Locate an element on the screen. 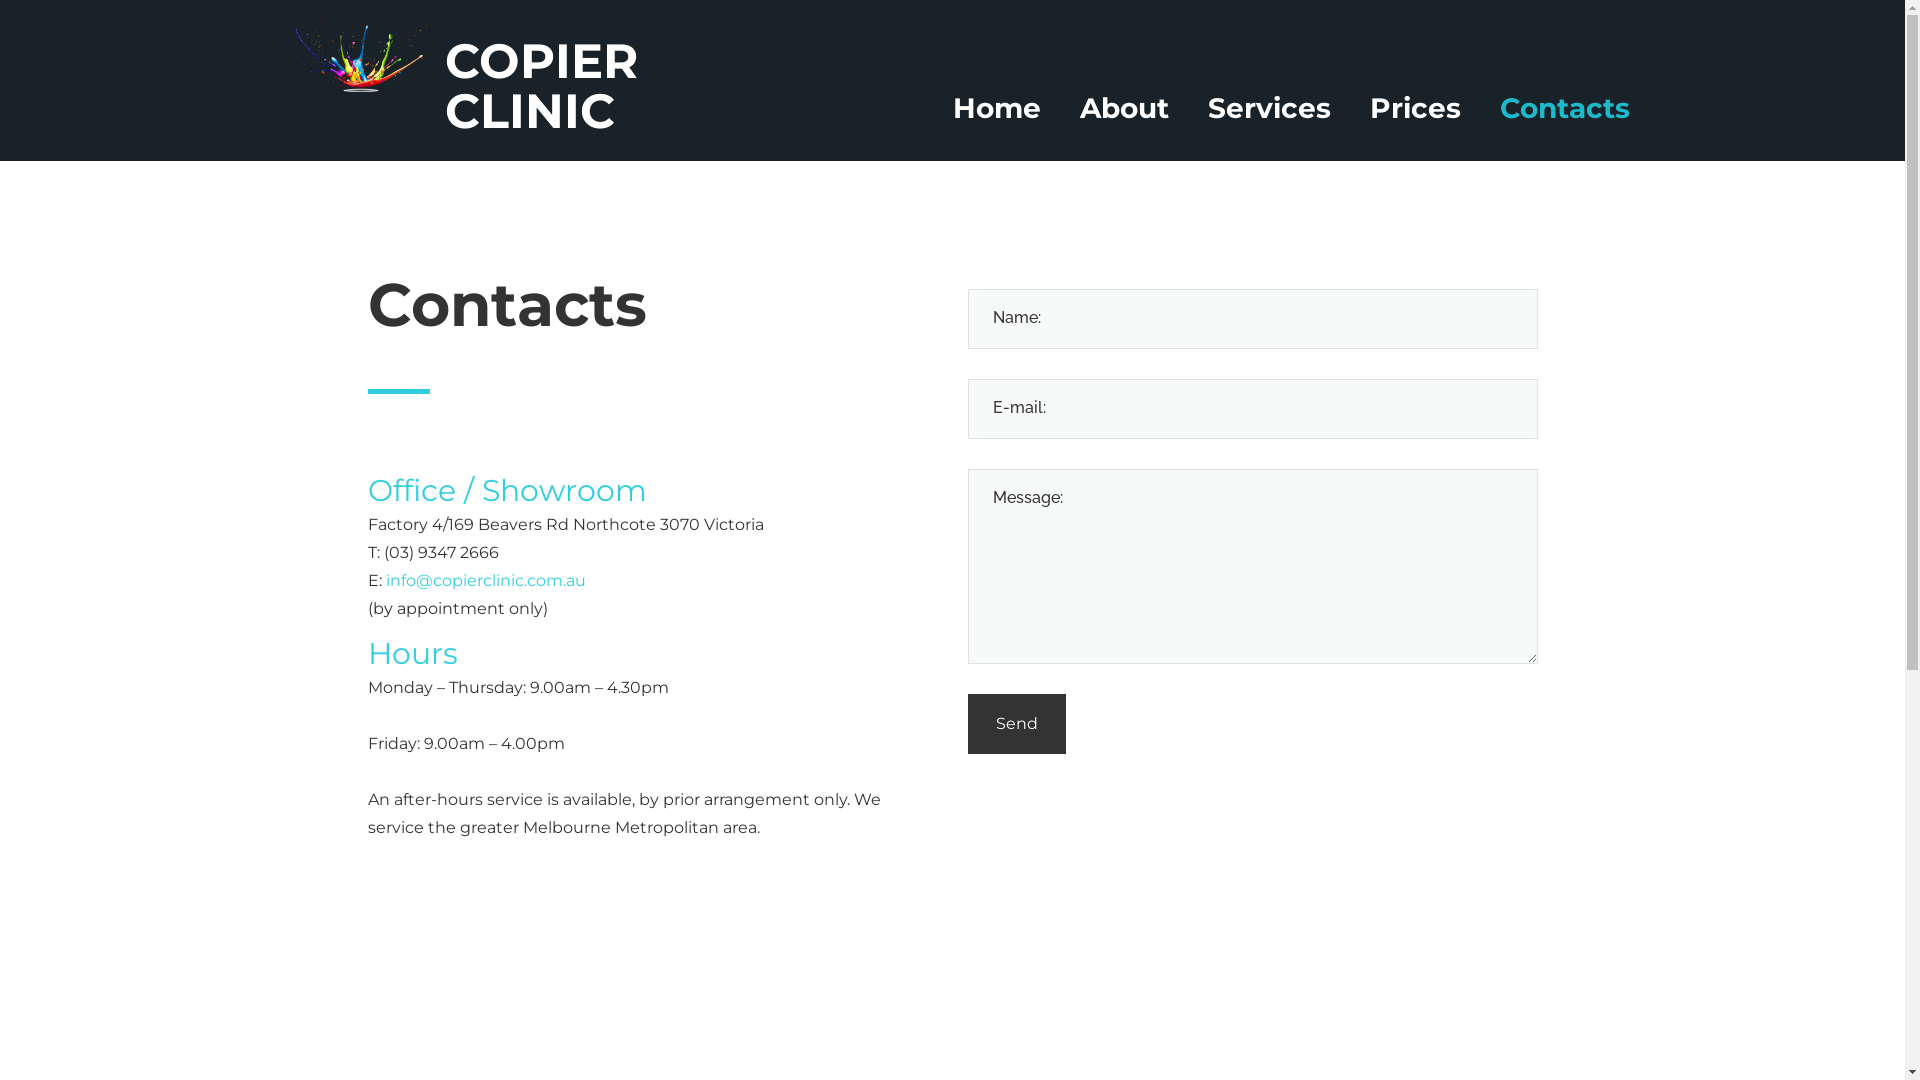 The height and width of the screenshot is (1080, 1920). 'info@copierclinic.com.au' is located at coordinates (485, 580).